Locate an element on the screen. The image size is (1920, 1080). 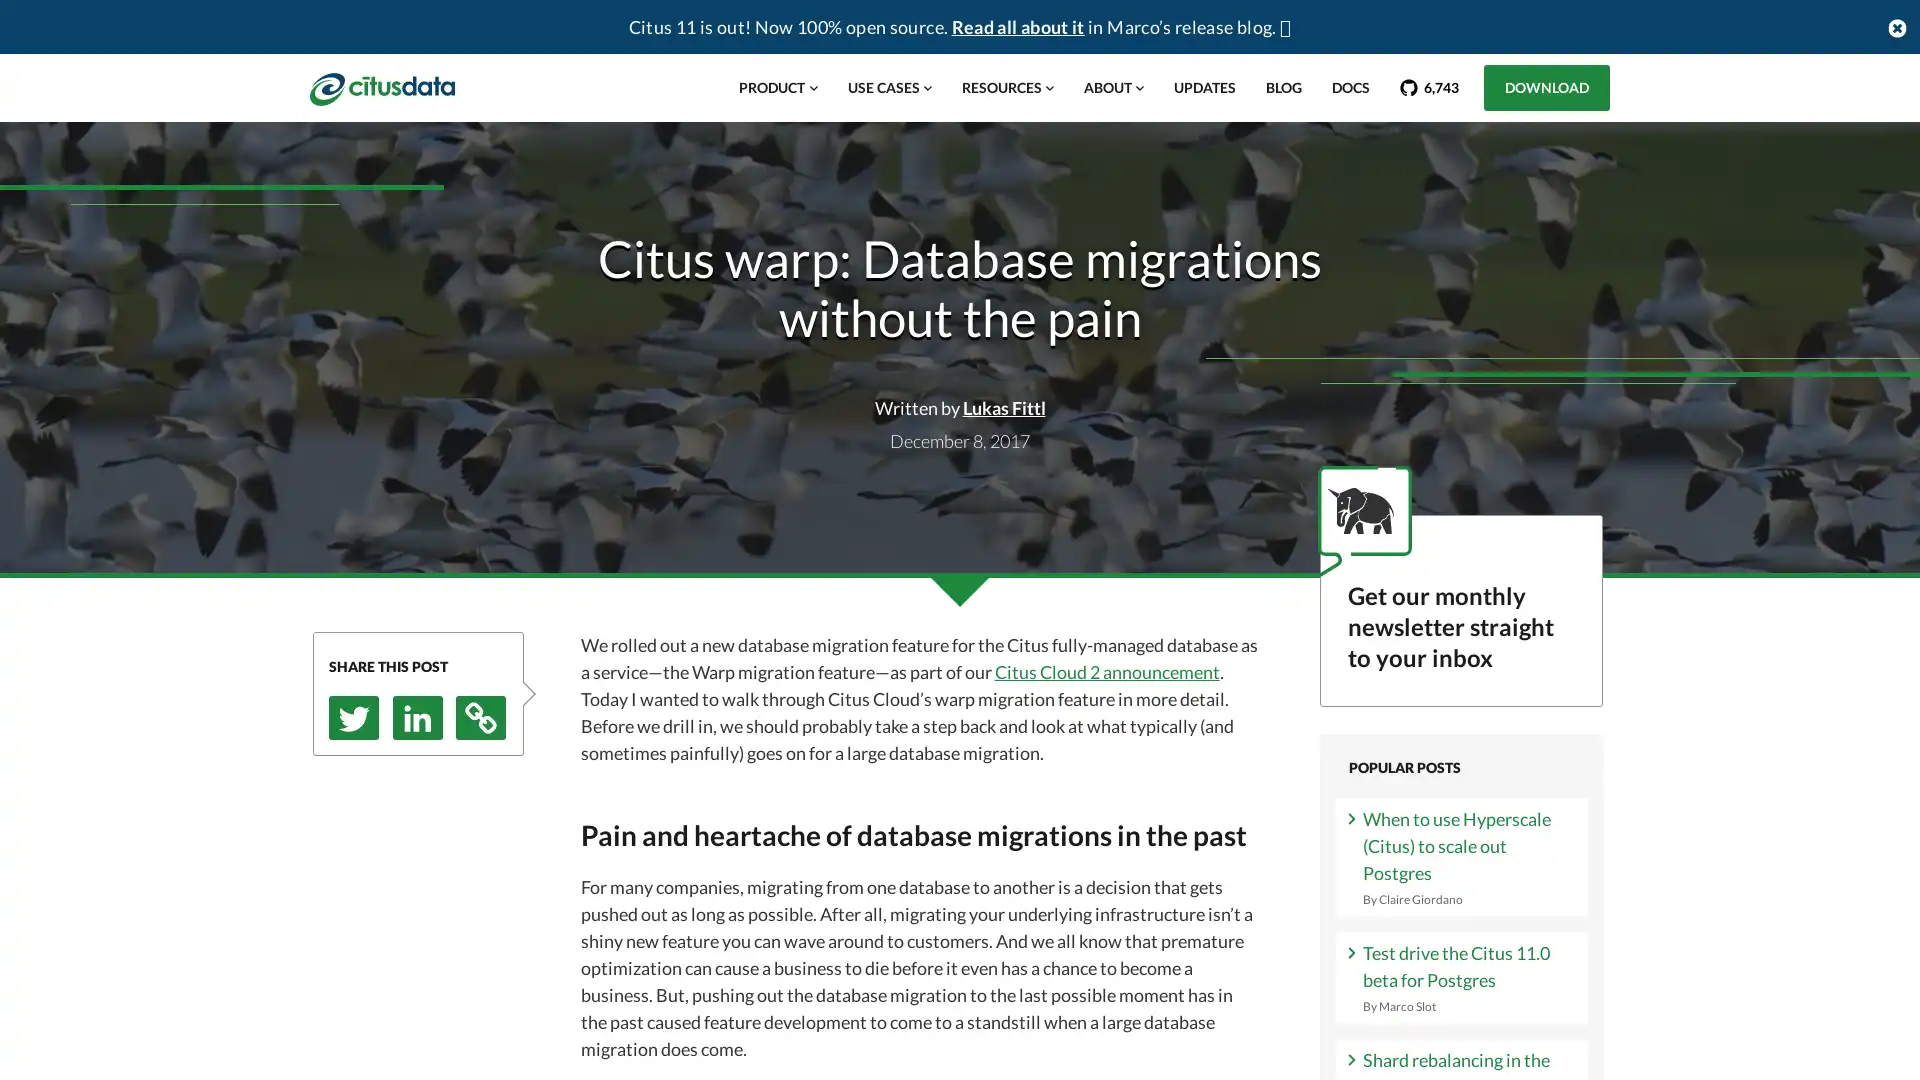
Copy link is located at coordinates (480, 716).